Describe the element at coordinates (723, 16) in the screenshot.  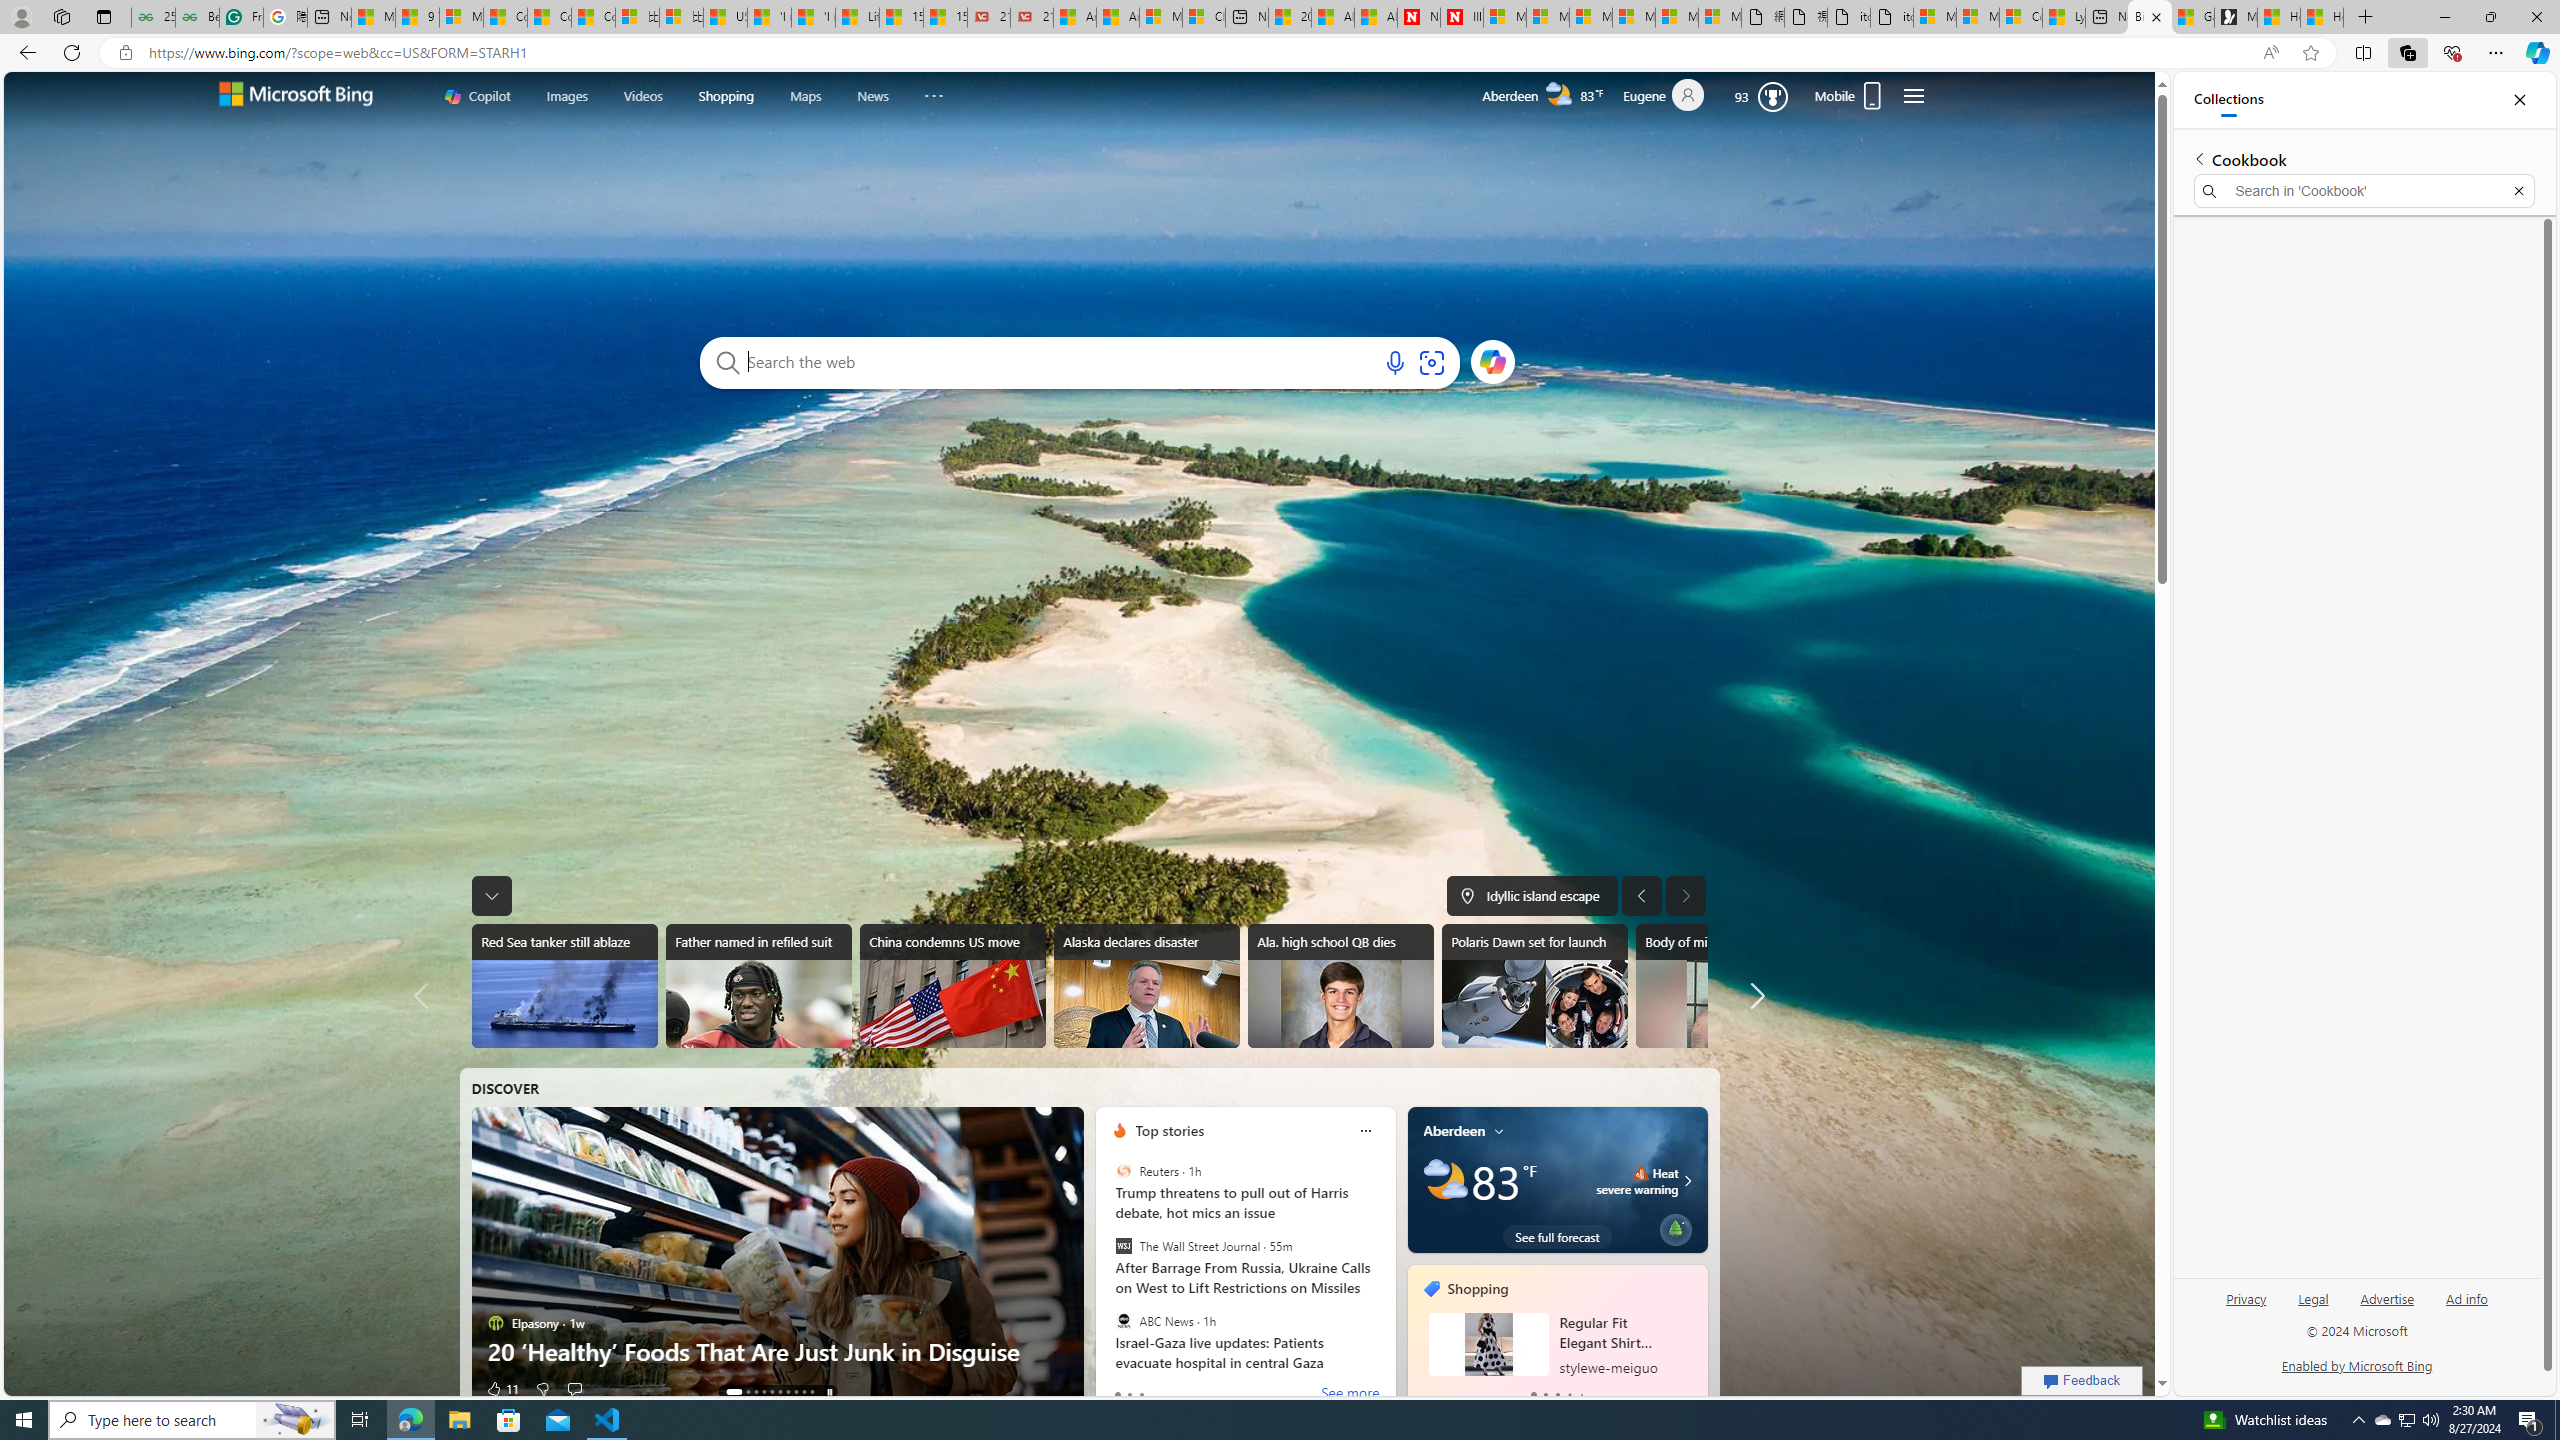
I see `'USA TODAY - MSN'` at that location.